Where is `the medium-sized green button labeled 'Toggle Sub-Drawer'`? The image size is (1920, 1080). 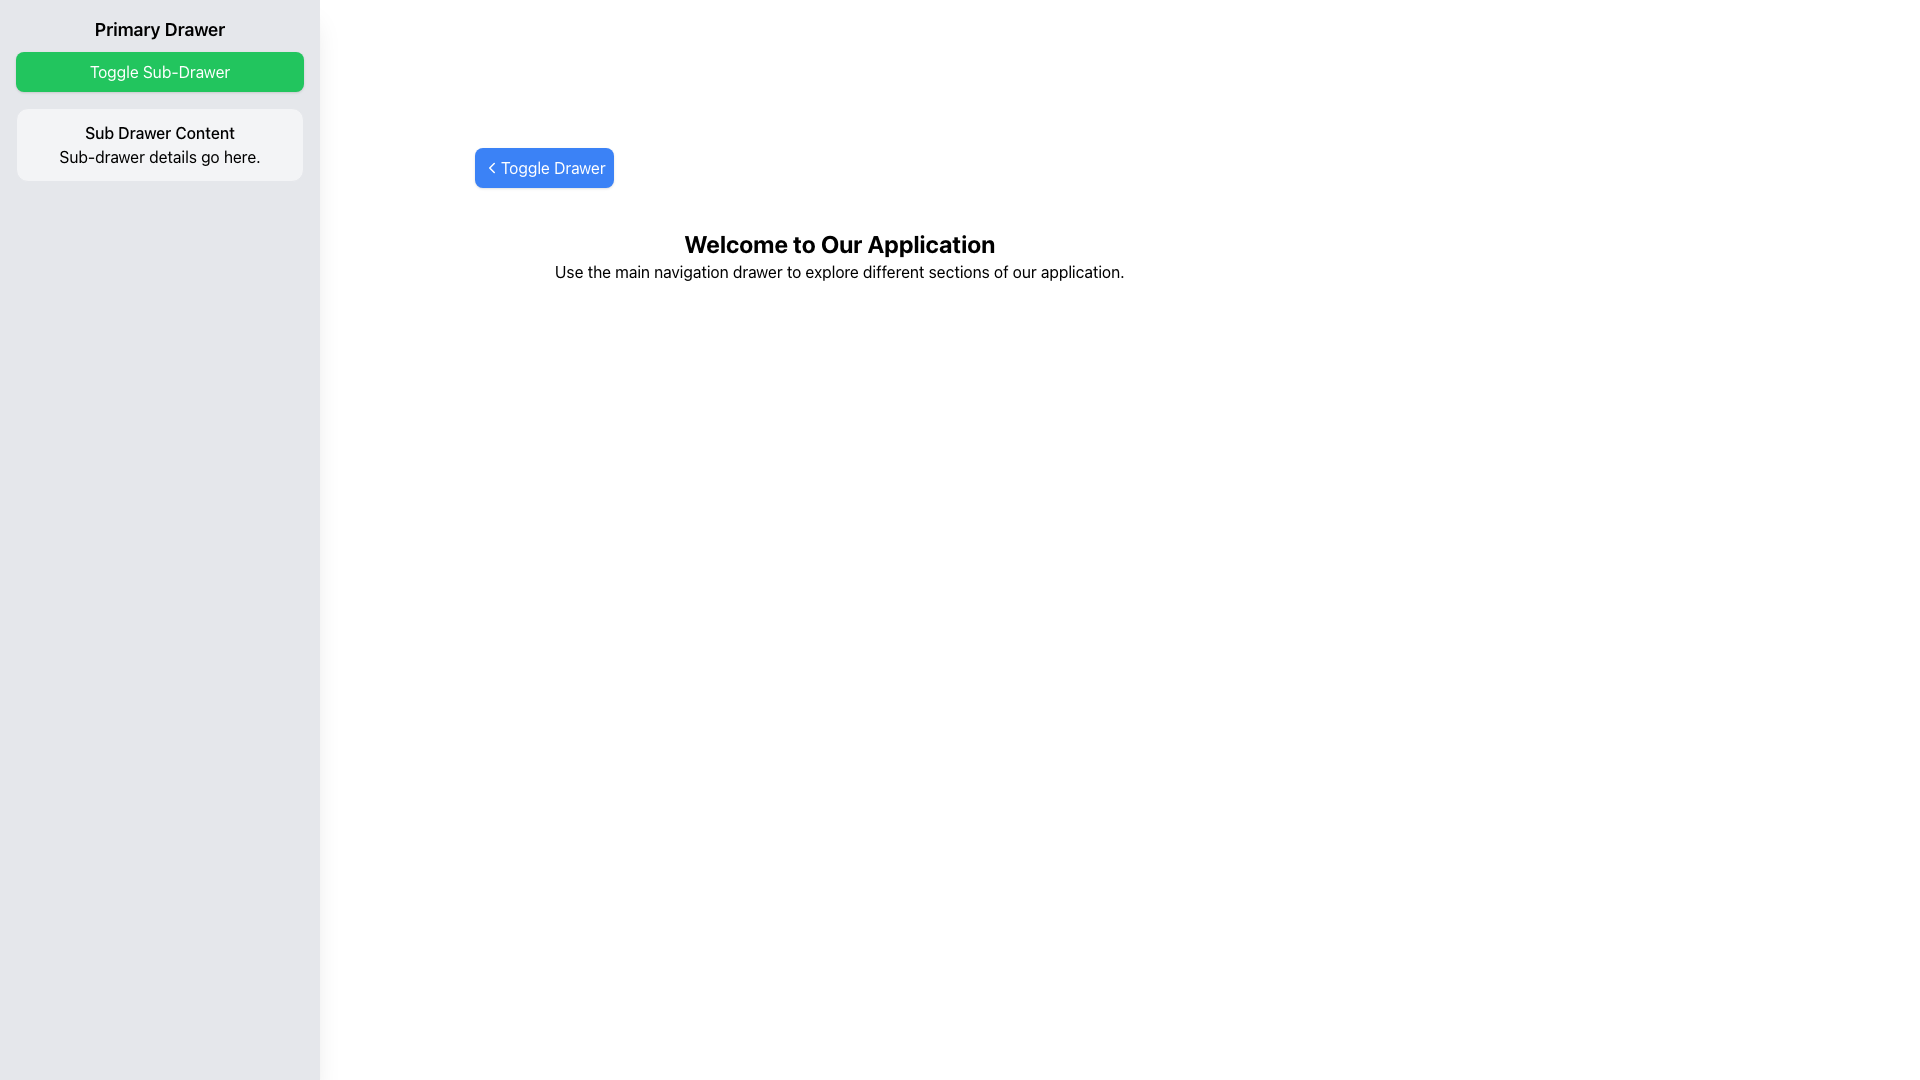 the medium-sized green button labeled 'Toggle Sub-Drawer' is located at coordinates (158, 71).